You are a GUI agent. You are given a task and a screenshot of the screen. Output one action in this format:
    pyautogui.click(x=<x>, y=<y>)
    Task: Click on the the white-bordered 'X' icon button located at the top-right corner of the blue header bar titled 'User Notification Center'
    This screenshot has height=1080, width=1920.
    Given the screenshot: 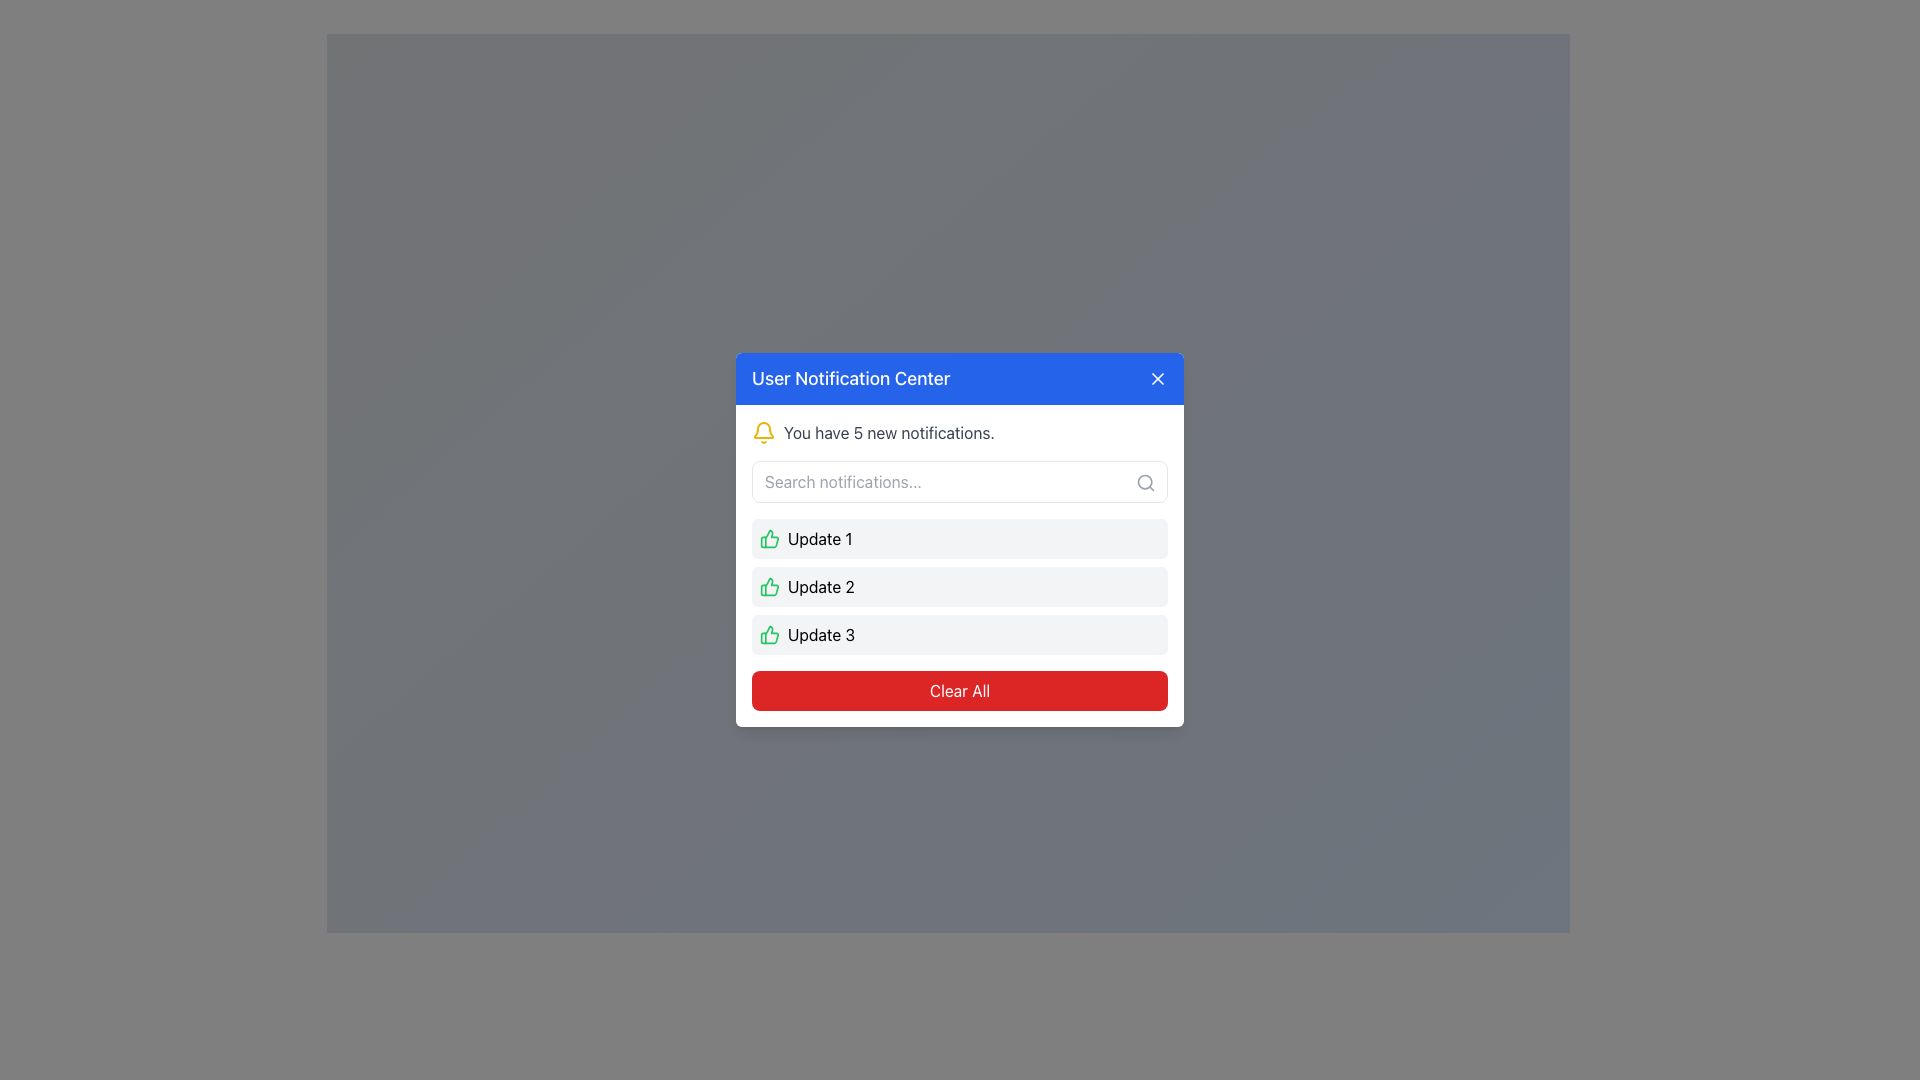 What is the action you would take?
    pyautogui.click(x=1157, y=378)
    